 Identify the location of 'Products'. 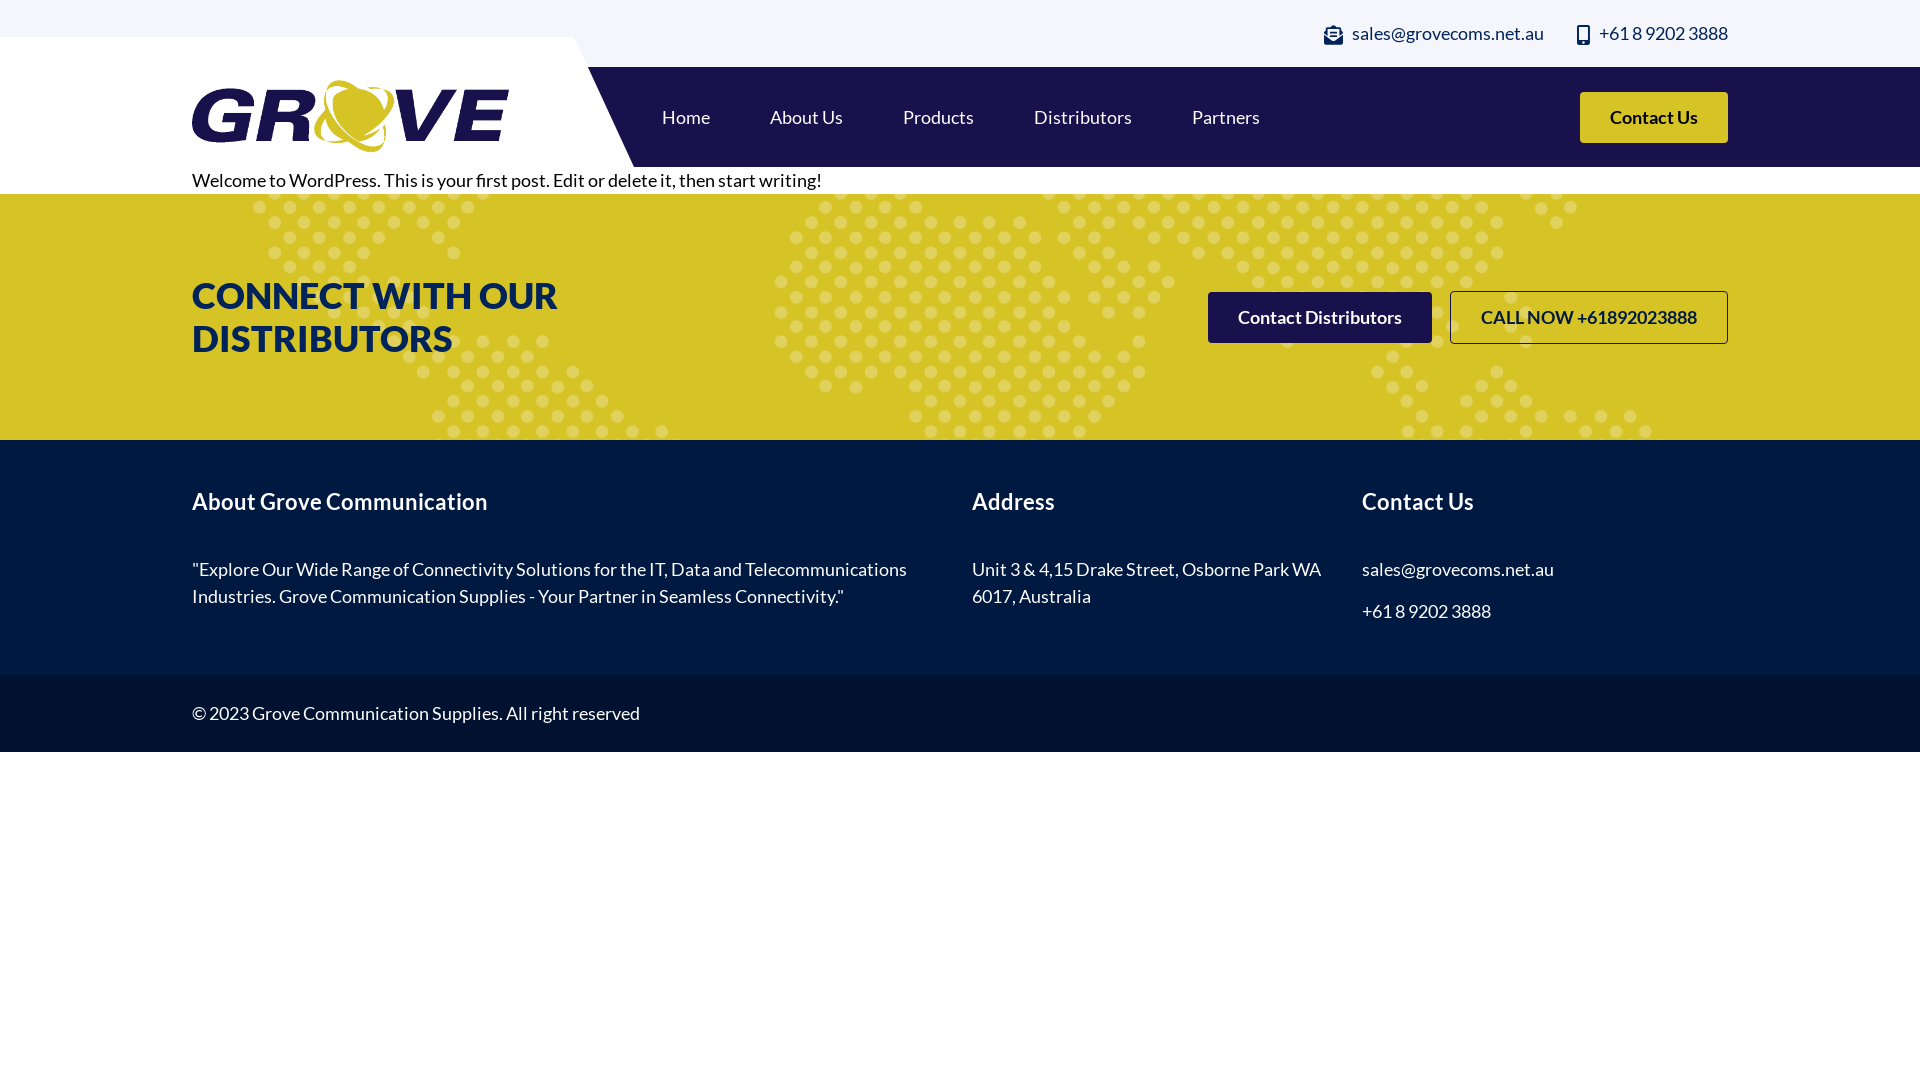
(937, 116).